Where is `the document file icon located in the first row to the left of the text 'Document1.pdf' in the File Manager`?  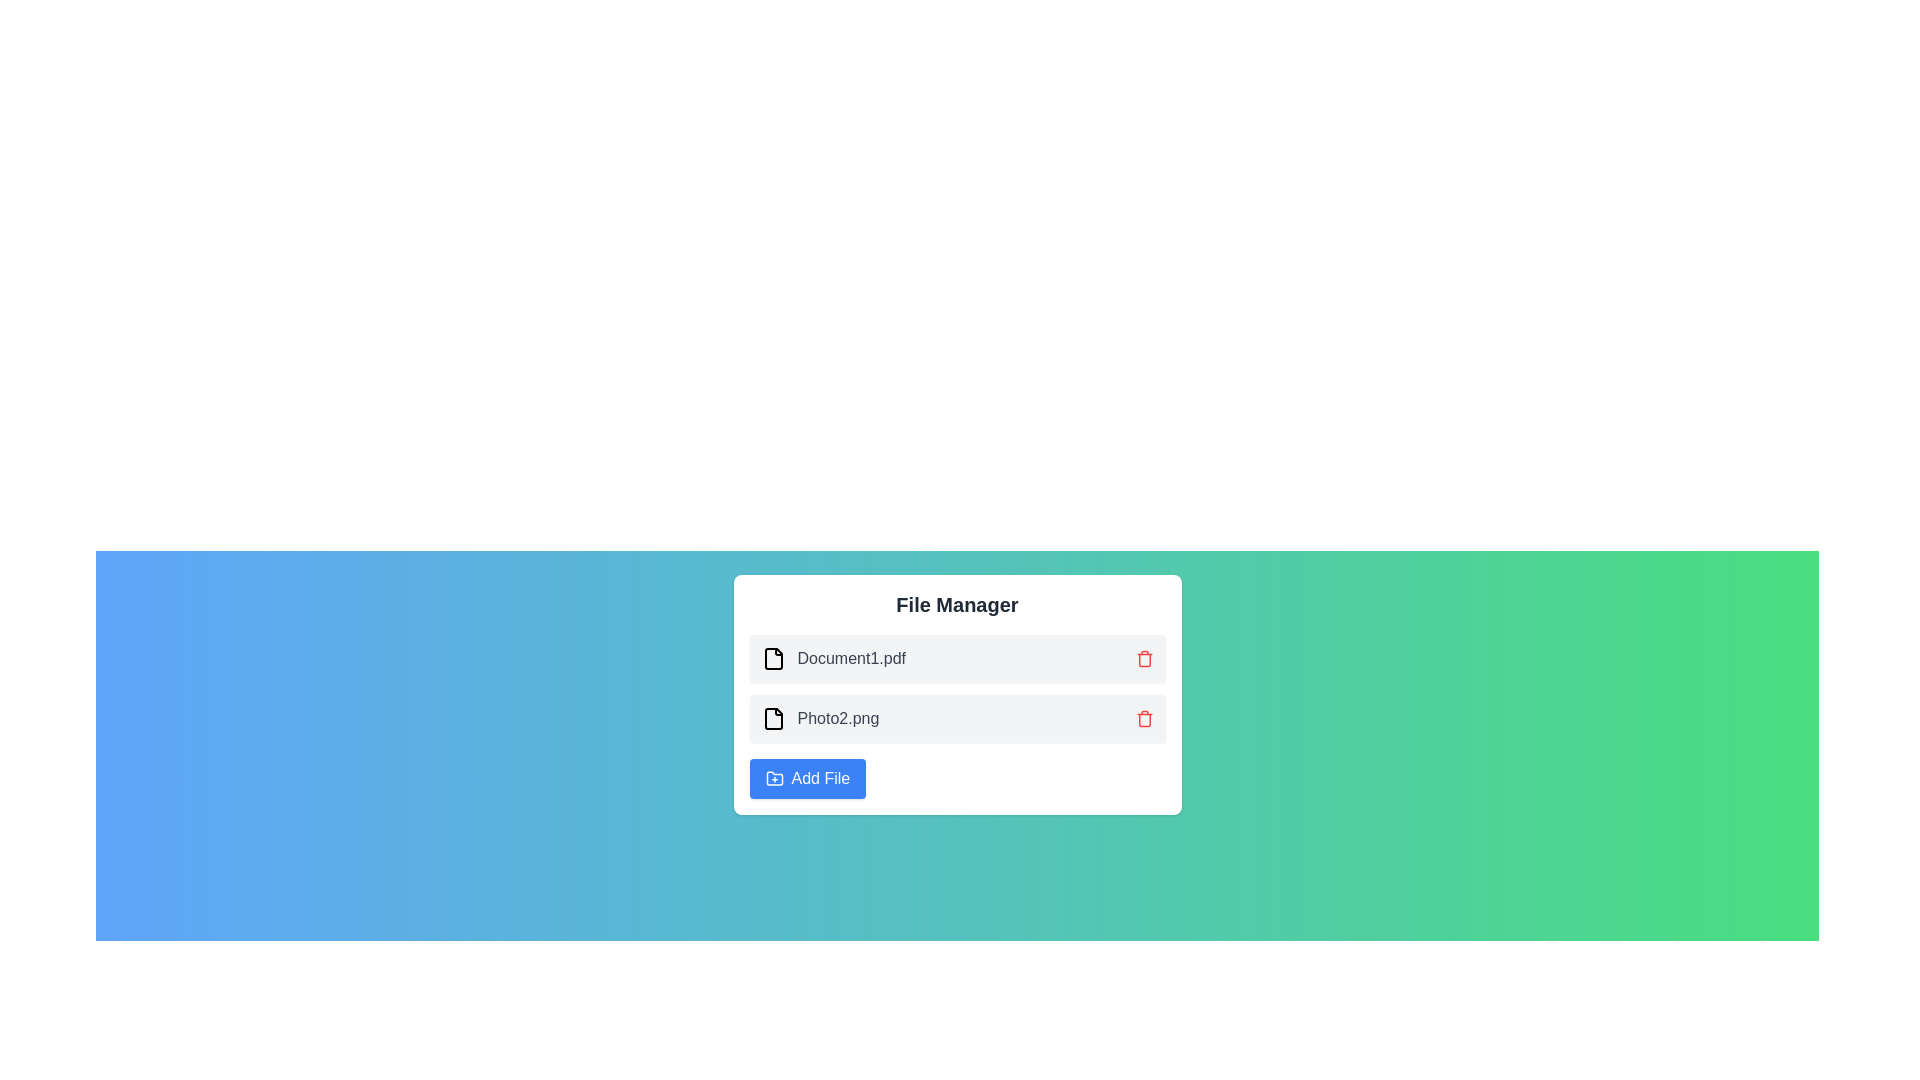
the document file icon located in the first row to the left of the text 'Document1.pdf' in the File Manager is located at coordinates (772, 659).